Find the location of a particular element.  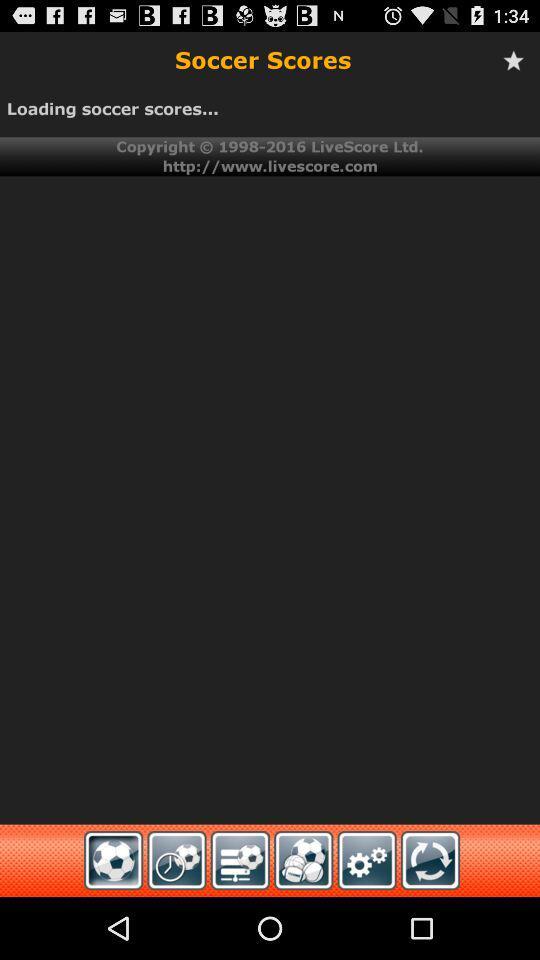

the time icon is located at coordinates (177, 921).